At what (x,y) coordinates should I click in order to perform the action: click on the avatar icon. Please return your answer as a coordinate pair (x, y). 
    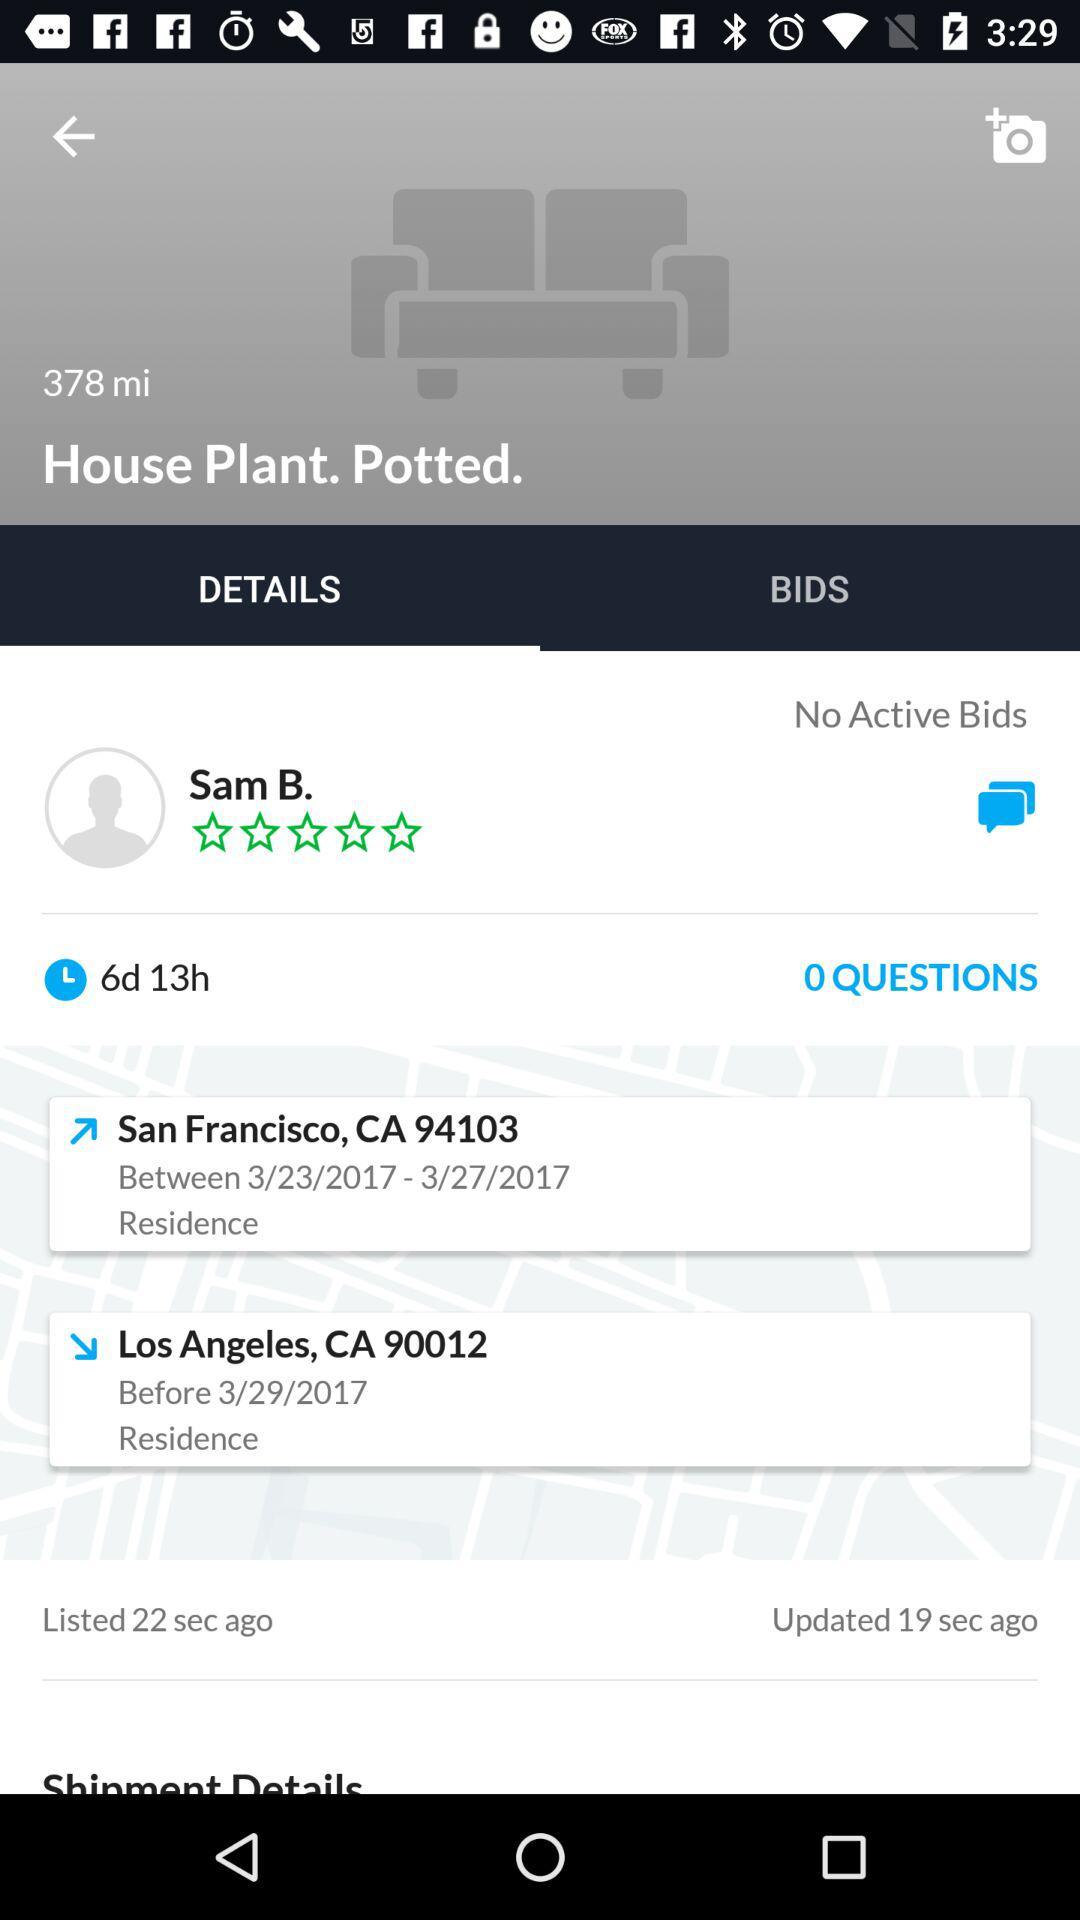
    Looking at the image, I should click on (115, 807).